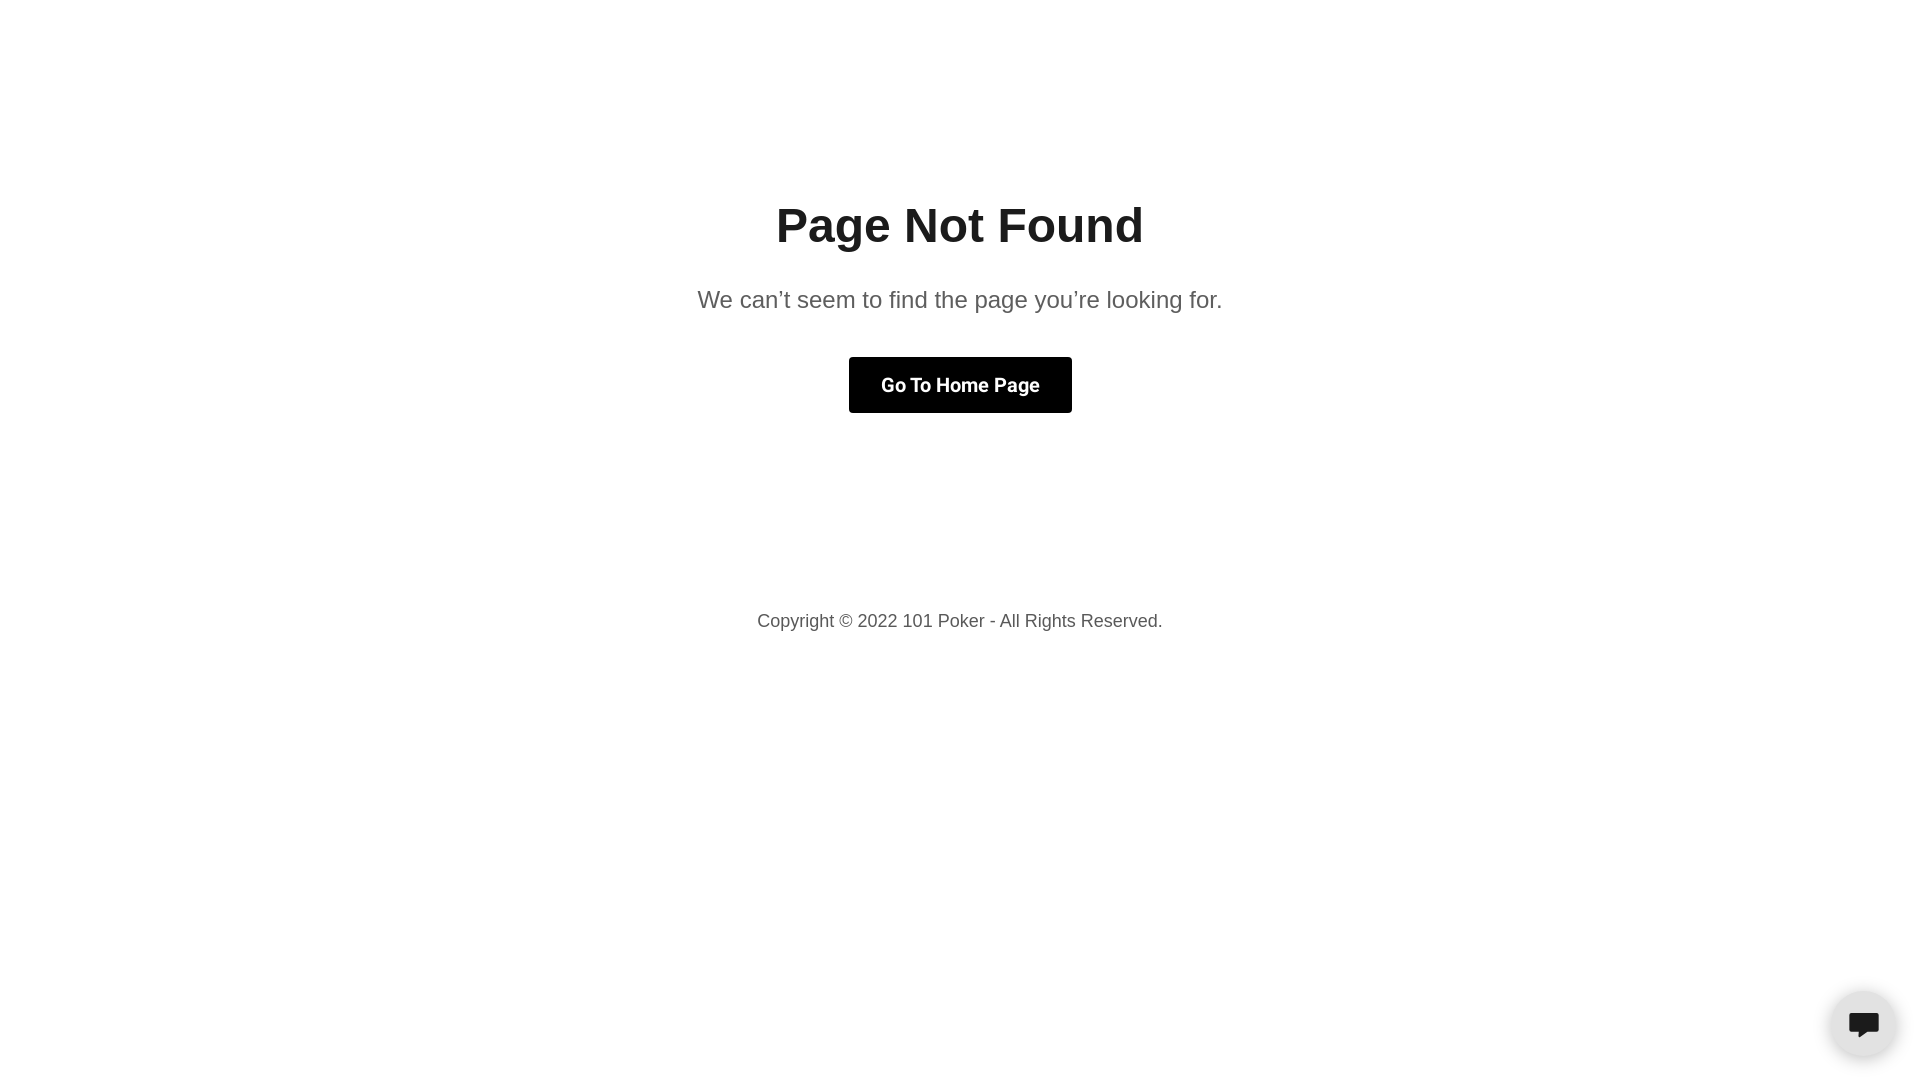  I want to click on 'Go To Home Page', so click(848, 385).